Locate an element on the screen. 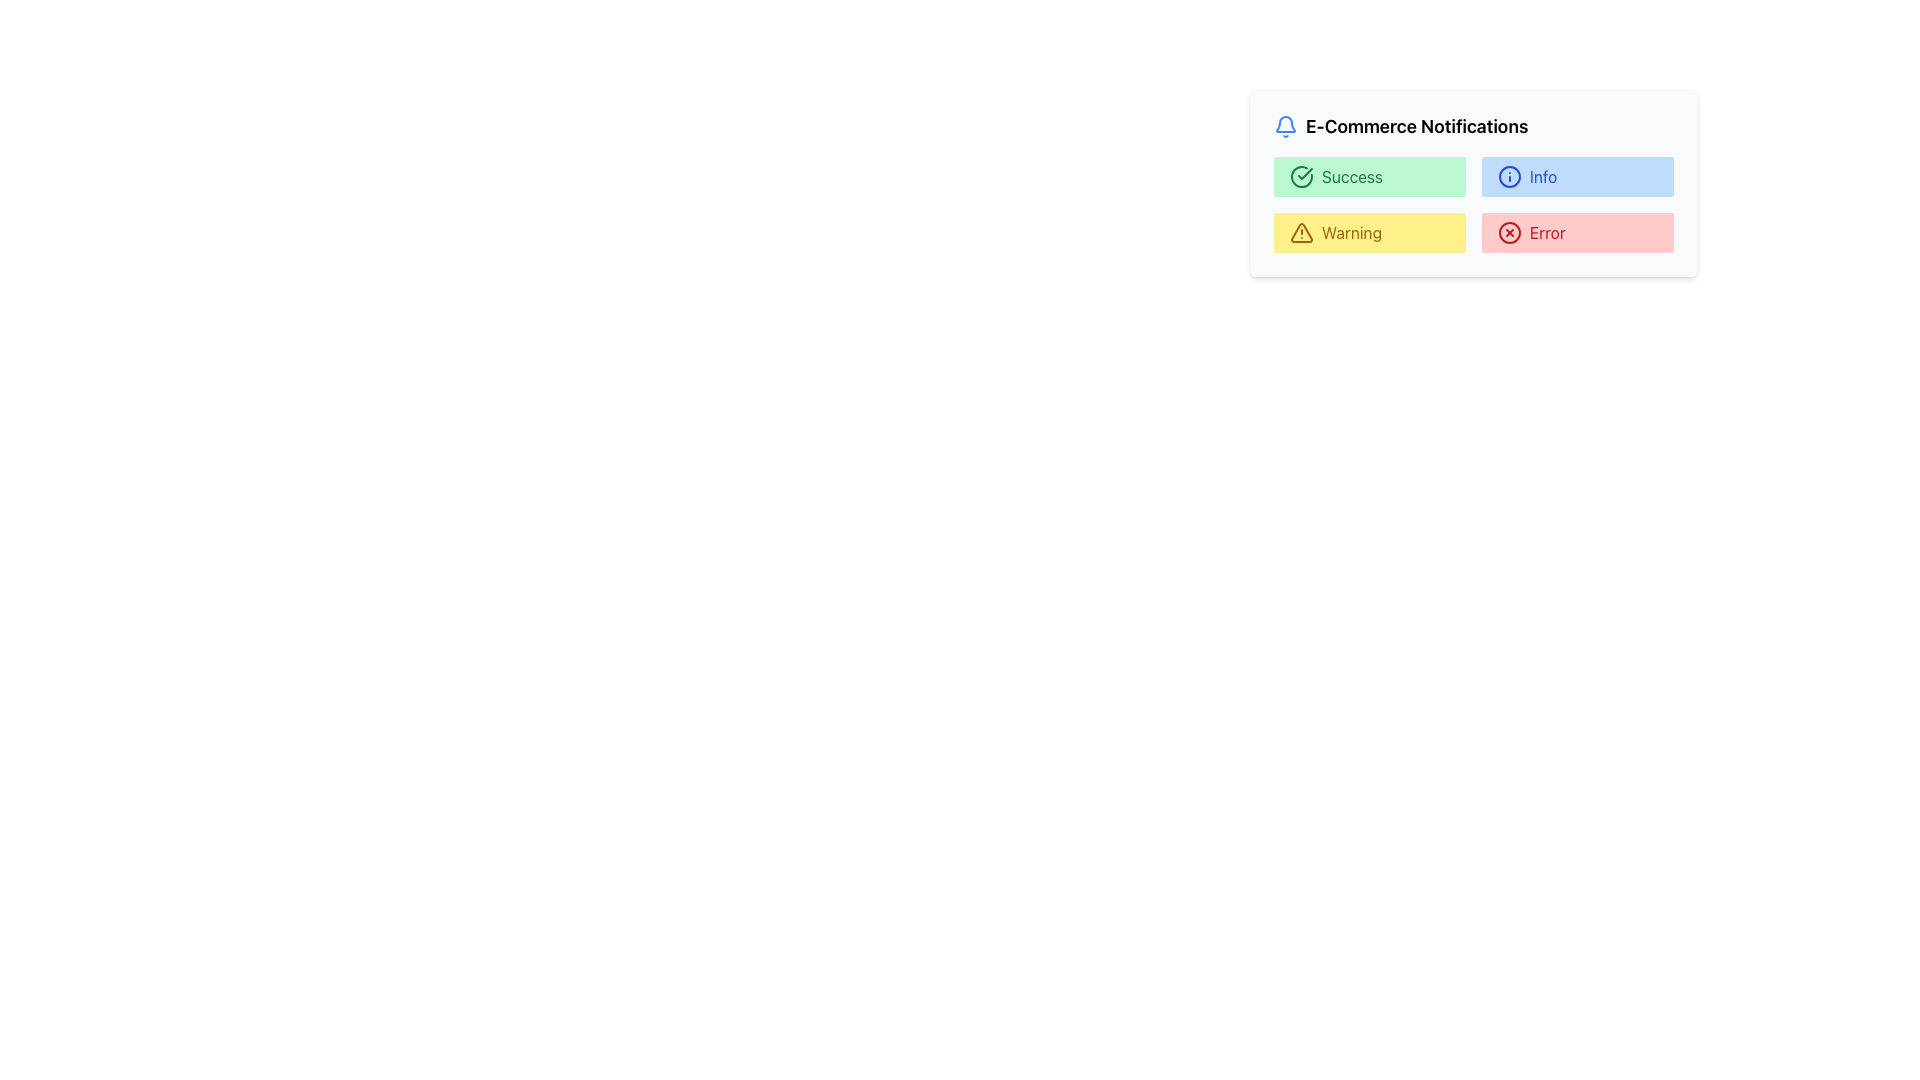 This screenshot has height=1080, width=1920. the blue notification bell icon located at the top-left corner of the notification panel, specifically targeting the left side of its base curve is located at coordinates (1286, 124).